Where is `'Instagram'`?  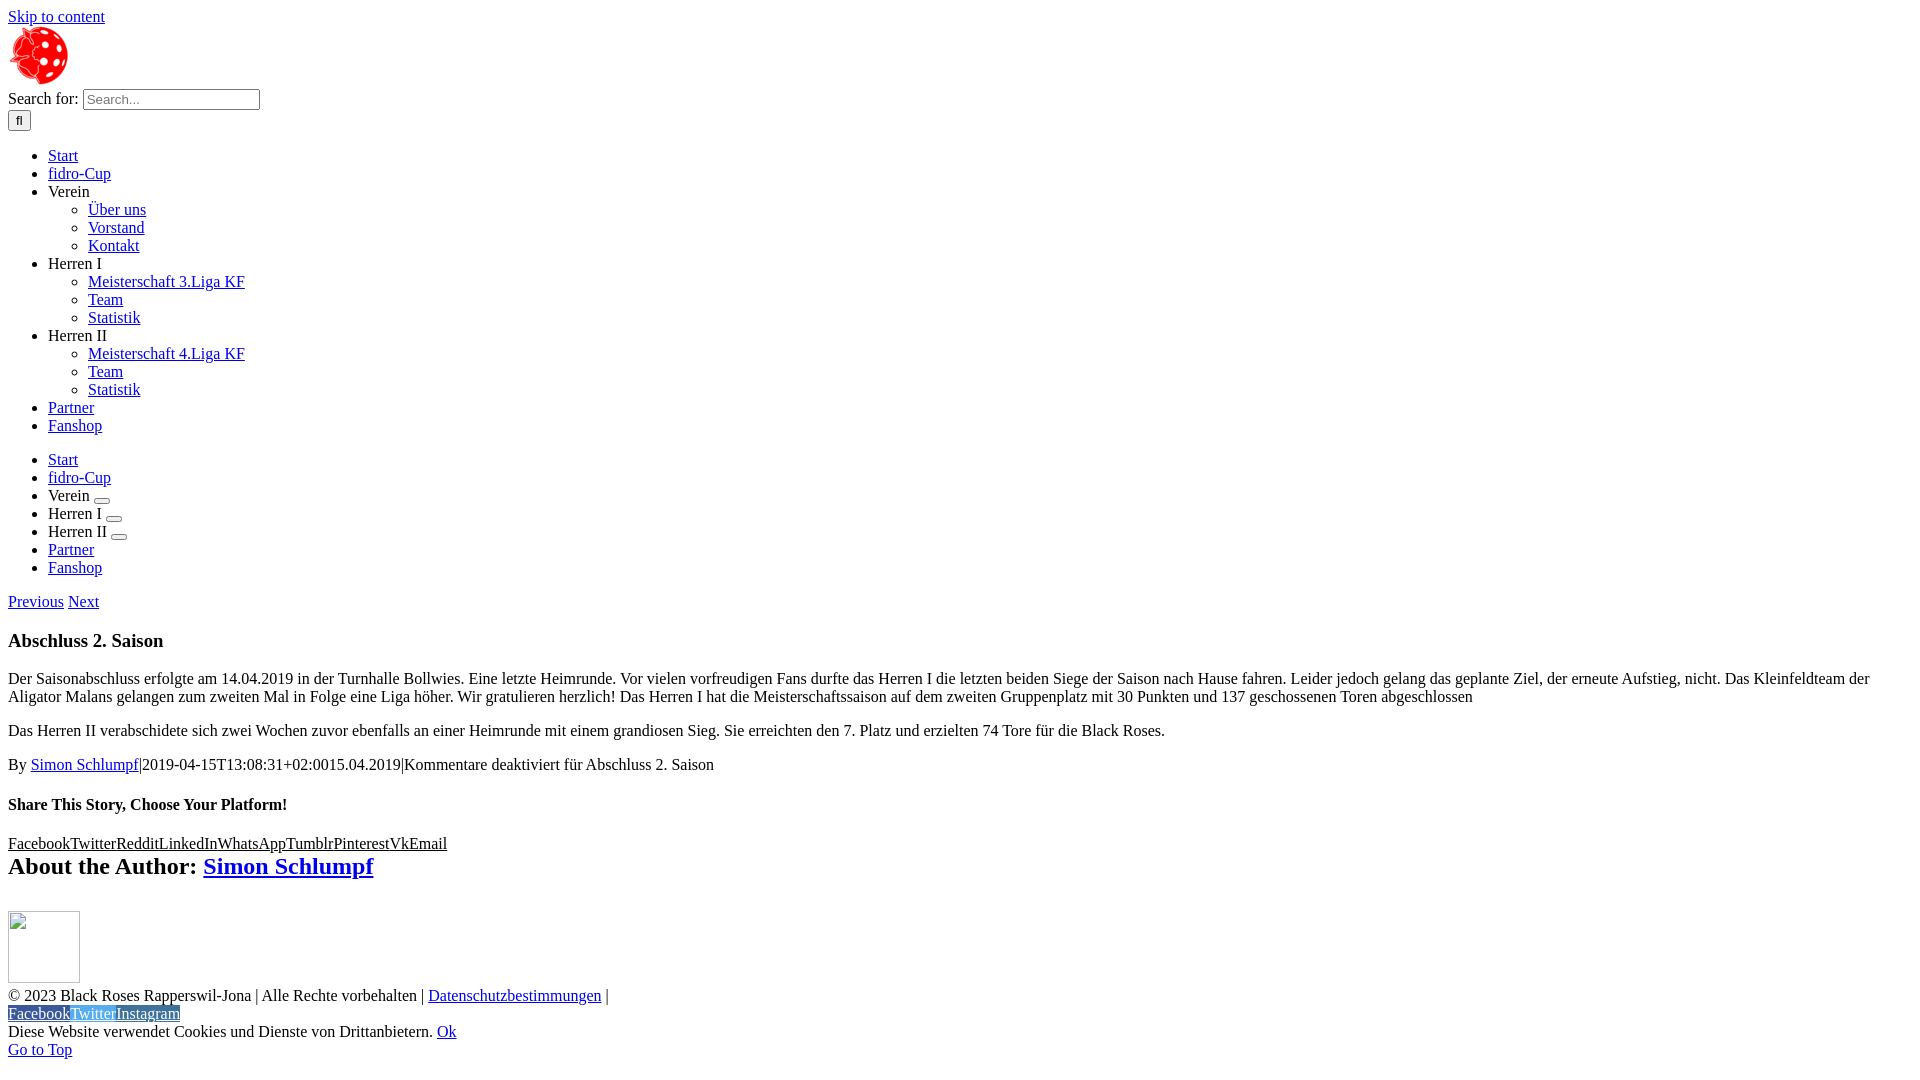
'Instagram' is located at coordinates (147, 1013).